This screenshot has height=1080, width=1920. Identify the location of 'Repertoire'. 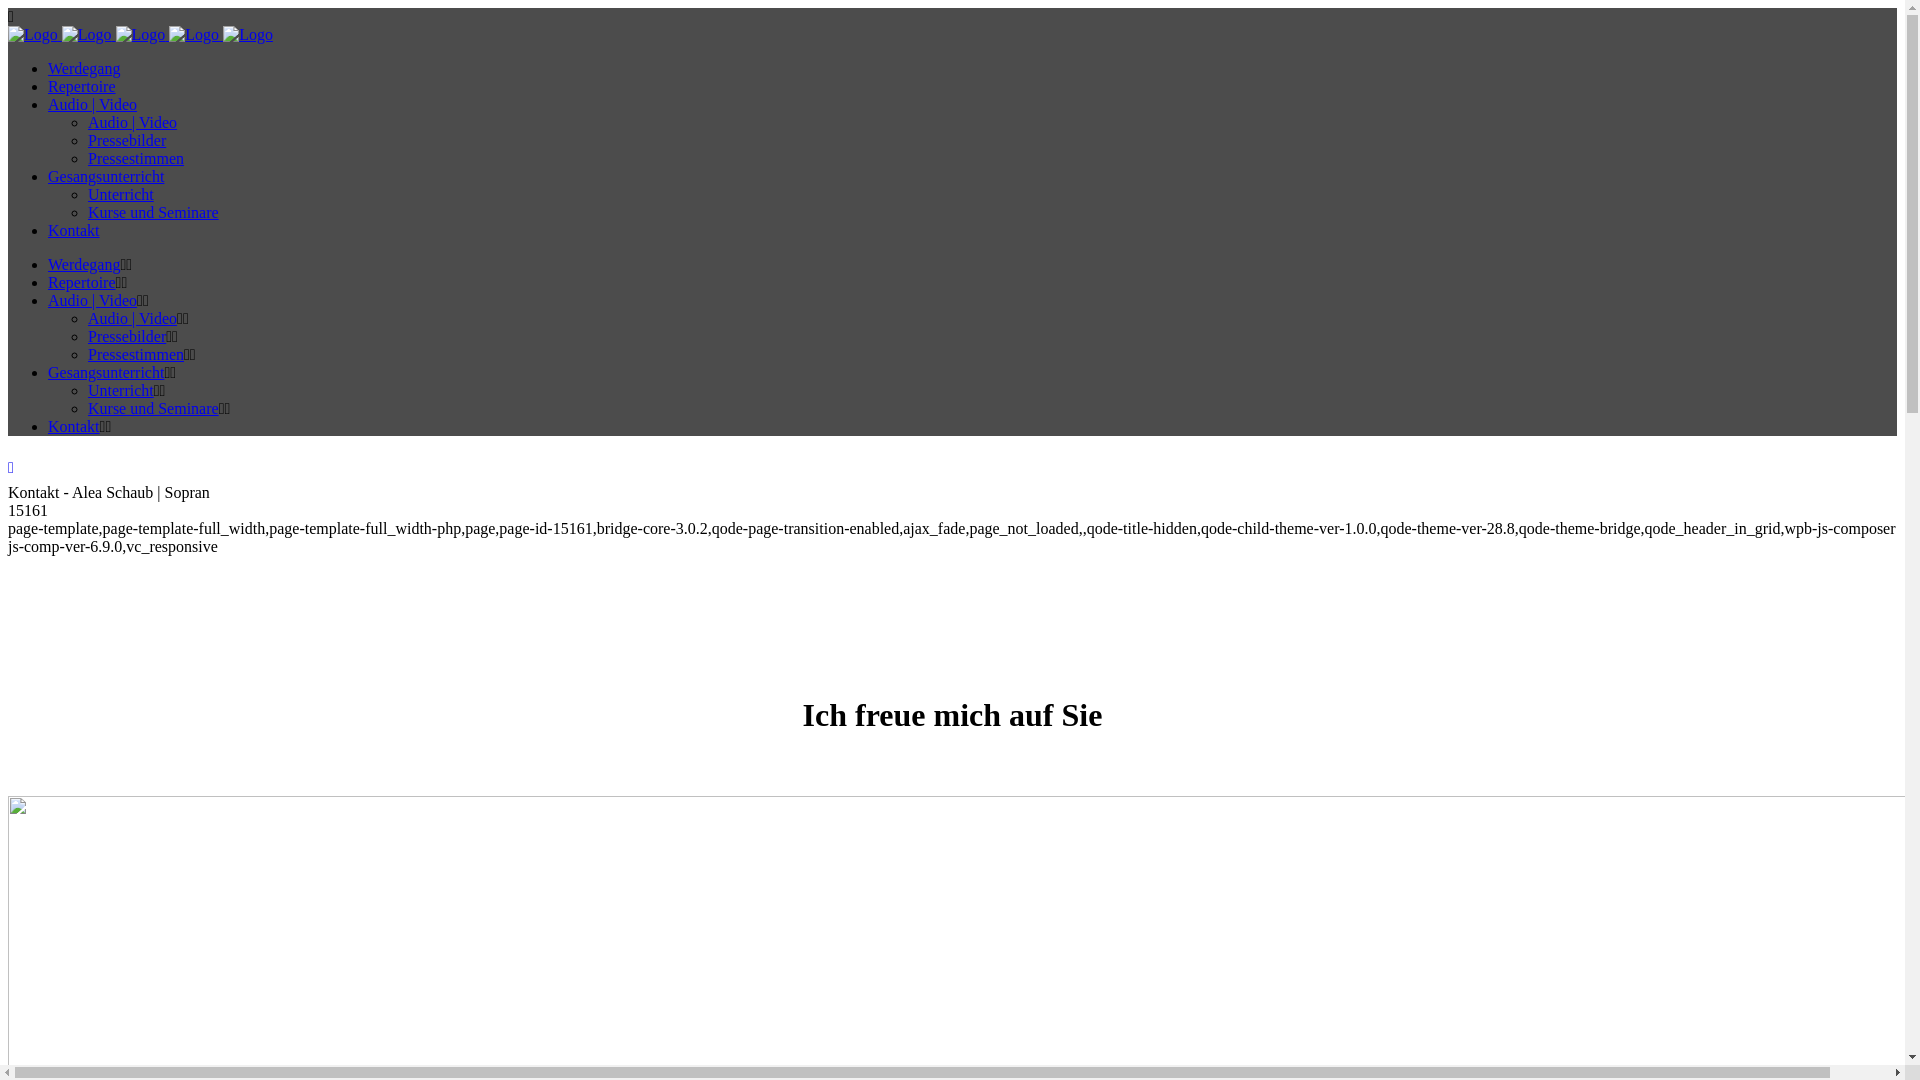
(80, 282).